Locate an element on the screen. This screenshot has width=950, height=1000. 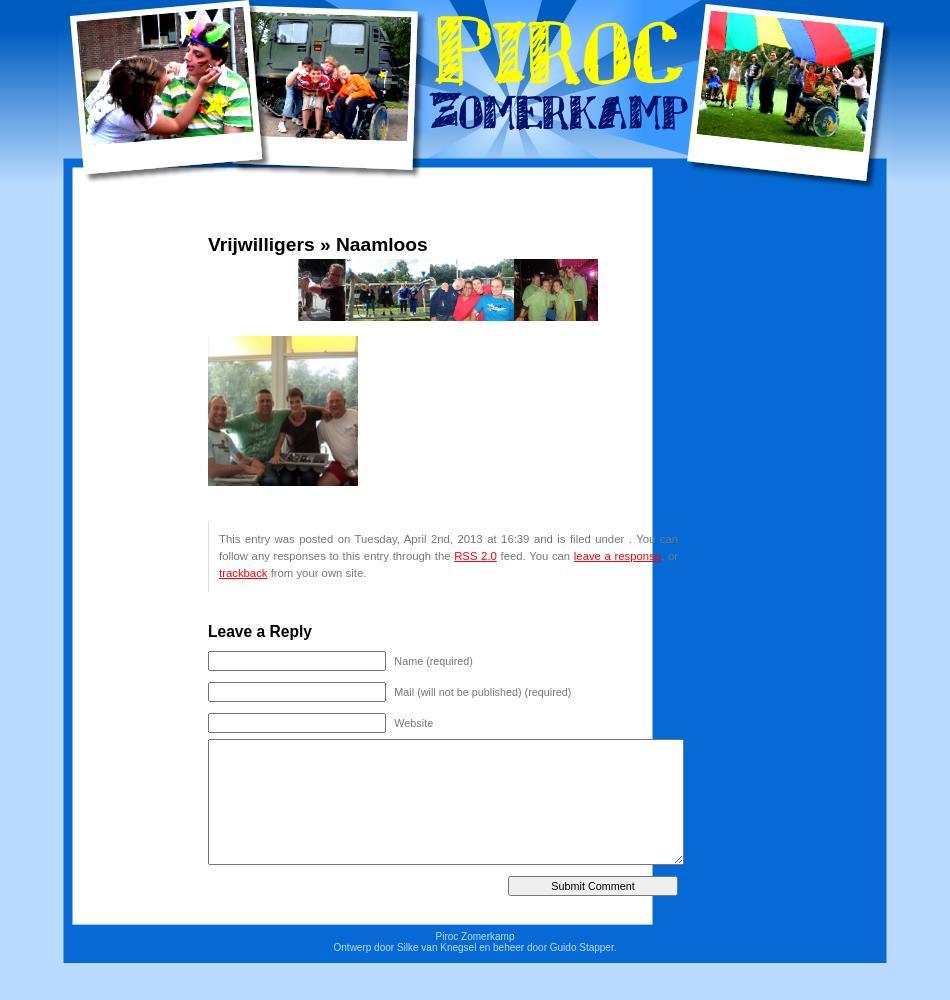
'Ontwerp door Silke van Knegsel en beheer door Guido Stapper.' is located at coordinates (473, 946).